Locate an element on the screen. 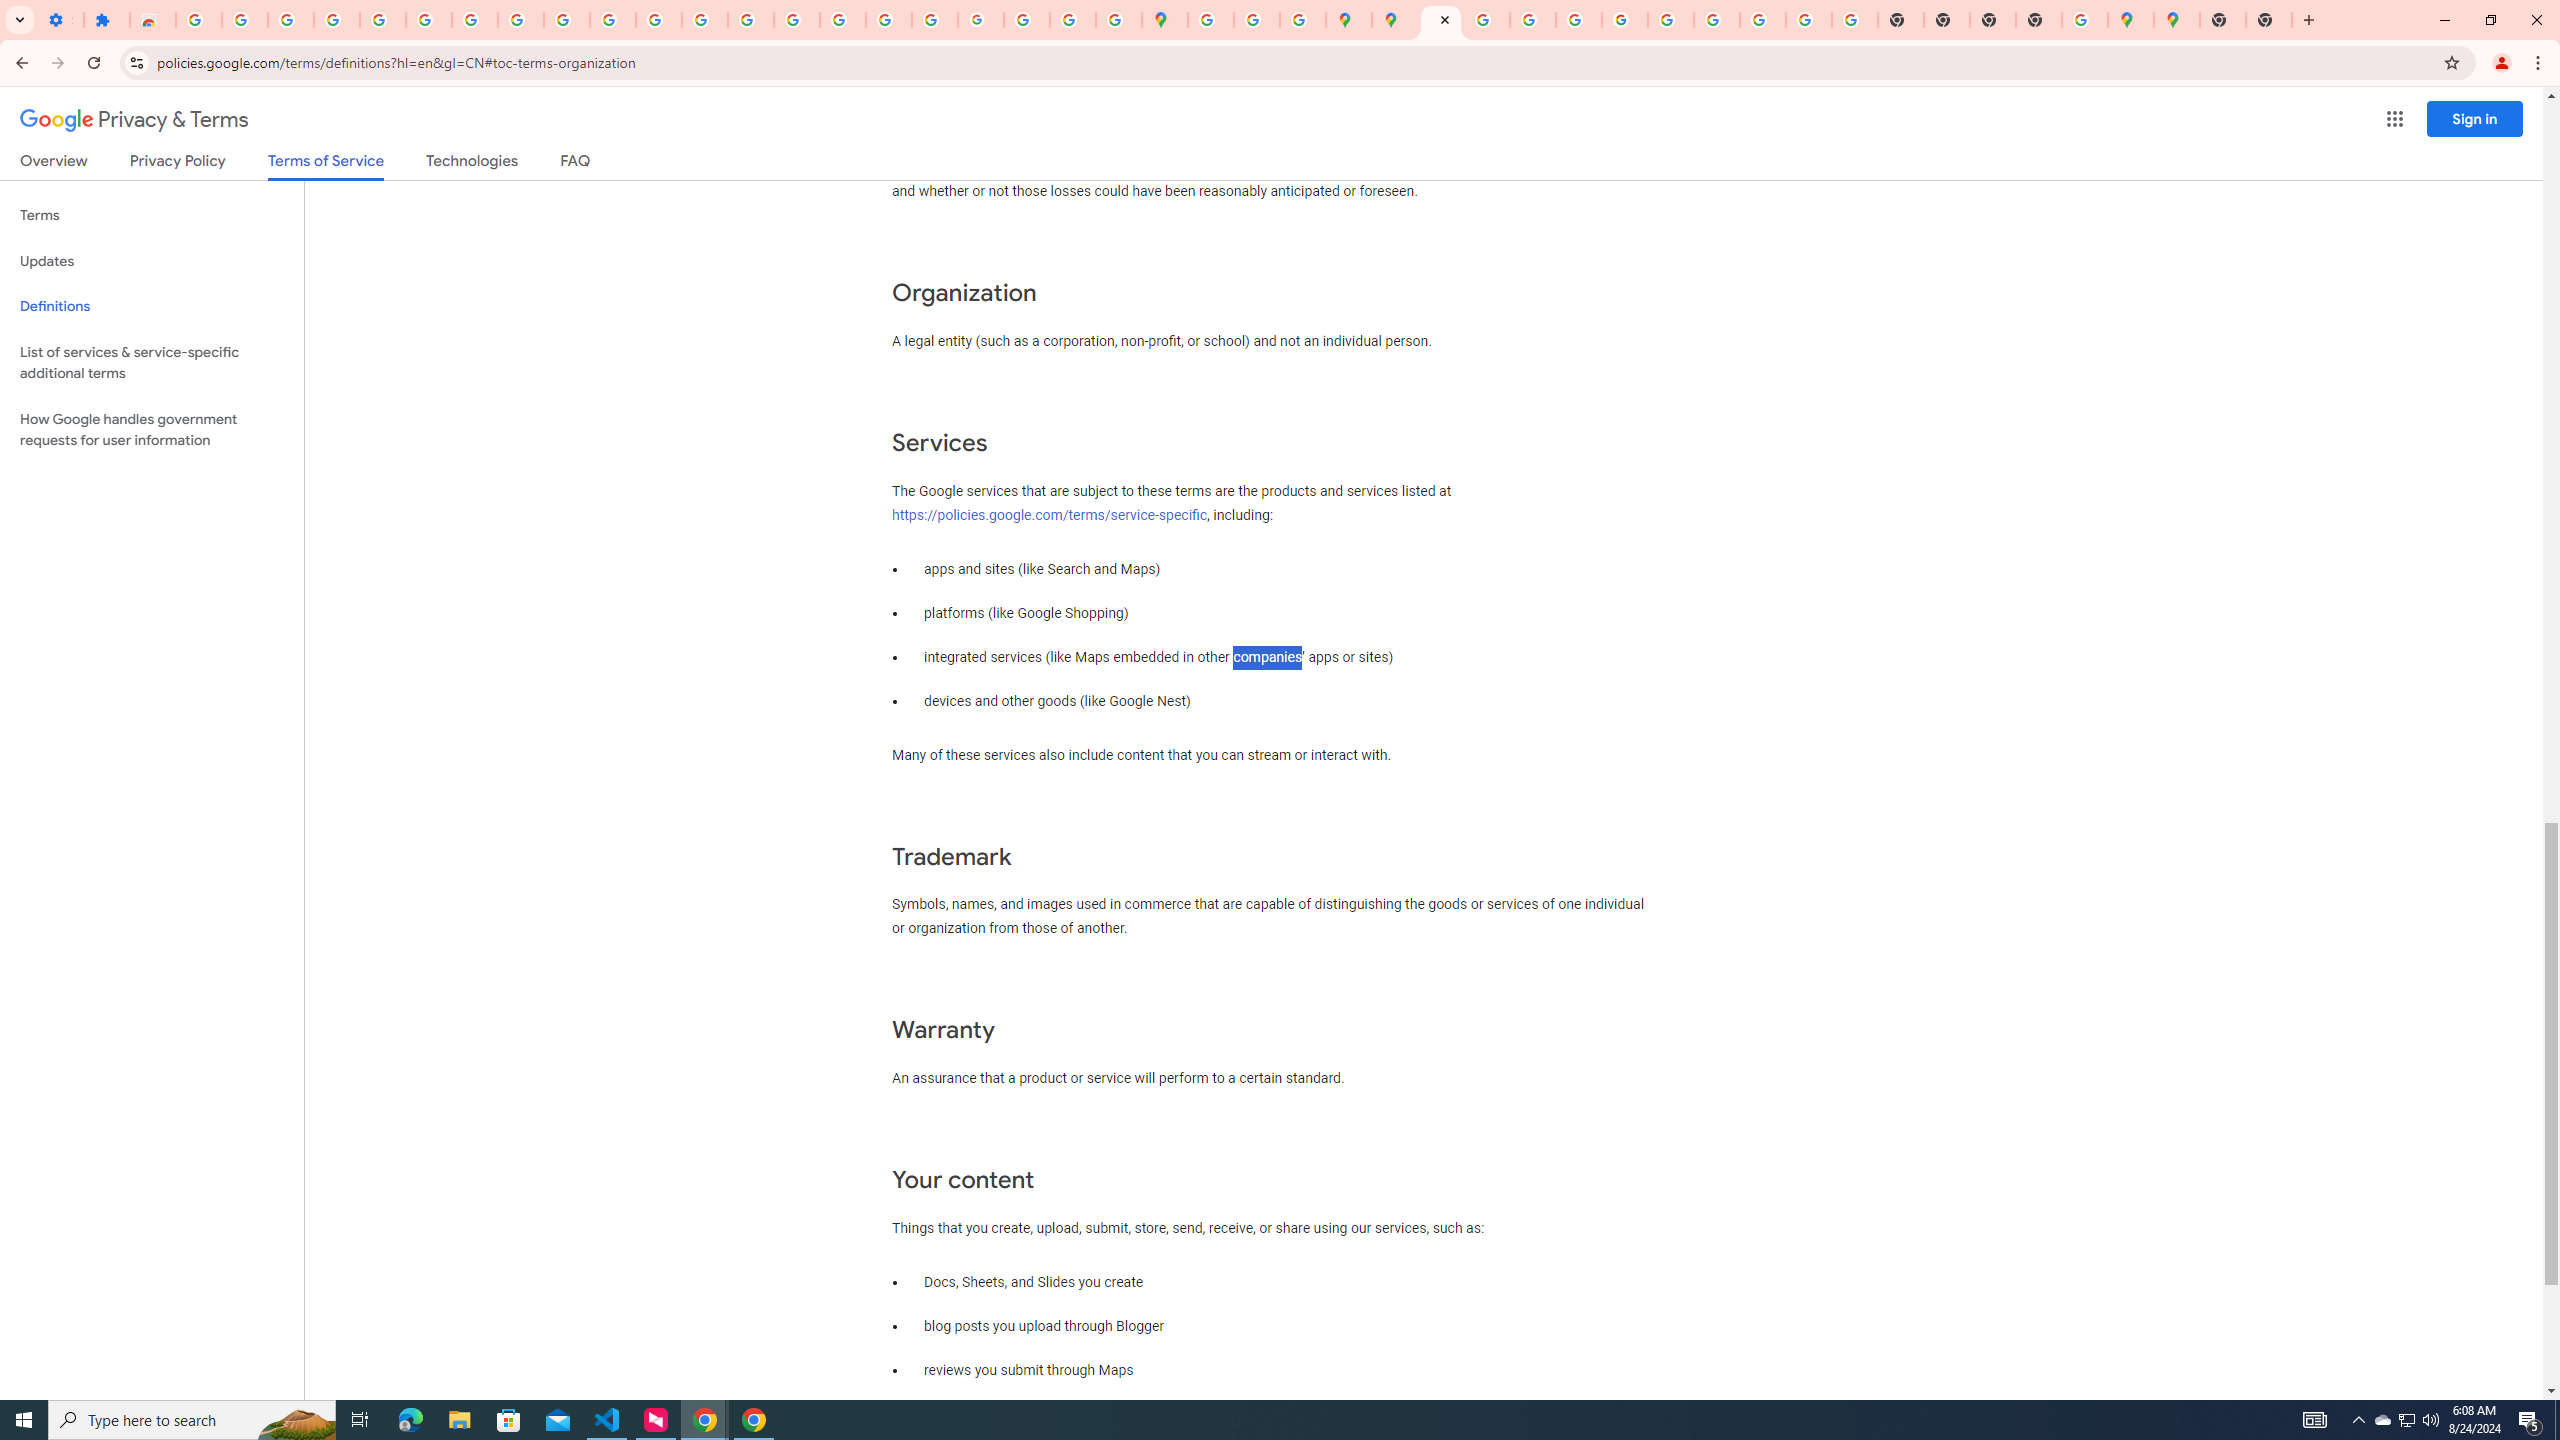 The width and height of the screenshot is (2560, 1440). 'Learn how to find your photos - Google Photos Help' is located at coordinates (289, 19).